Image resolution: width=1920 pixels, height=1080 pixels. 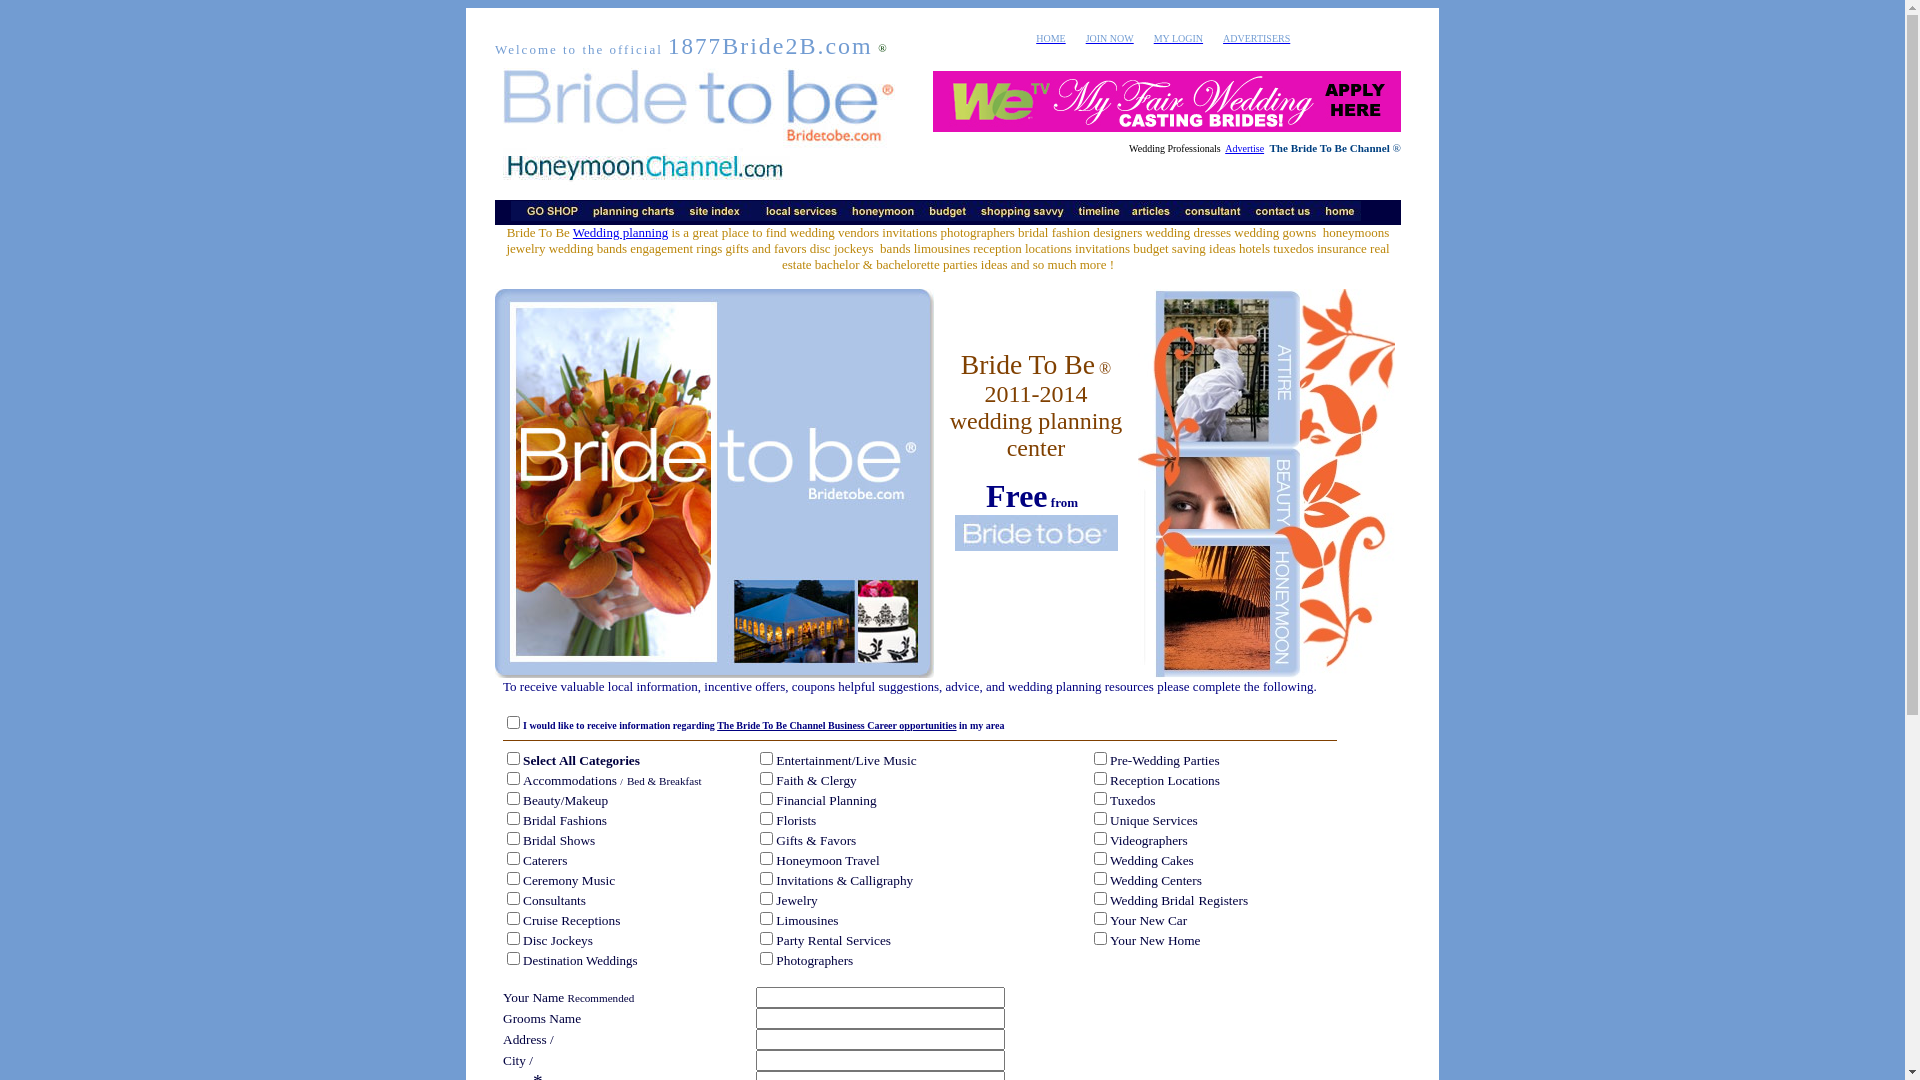 What do you see at coordinates (1187, 36) in the screenshot?
I see `'LOGIN'` at bounding box center [1187, 36].